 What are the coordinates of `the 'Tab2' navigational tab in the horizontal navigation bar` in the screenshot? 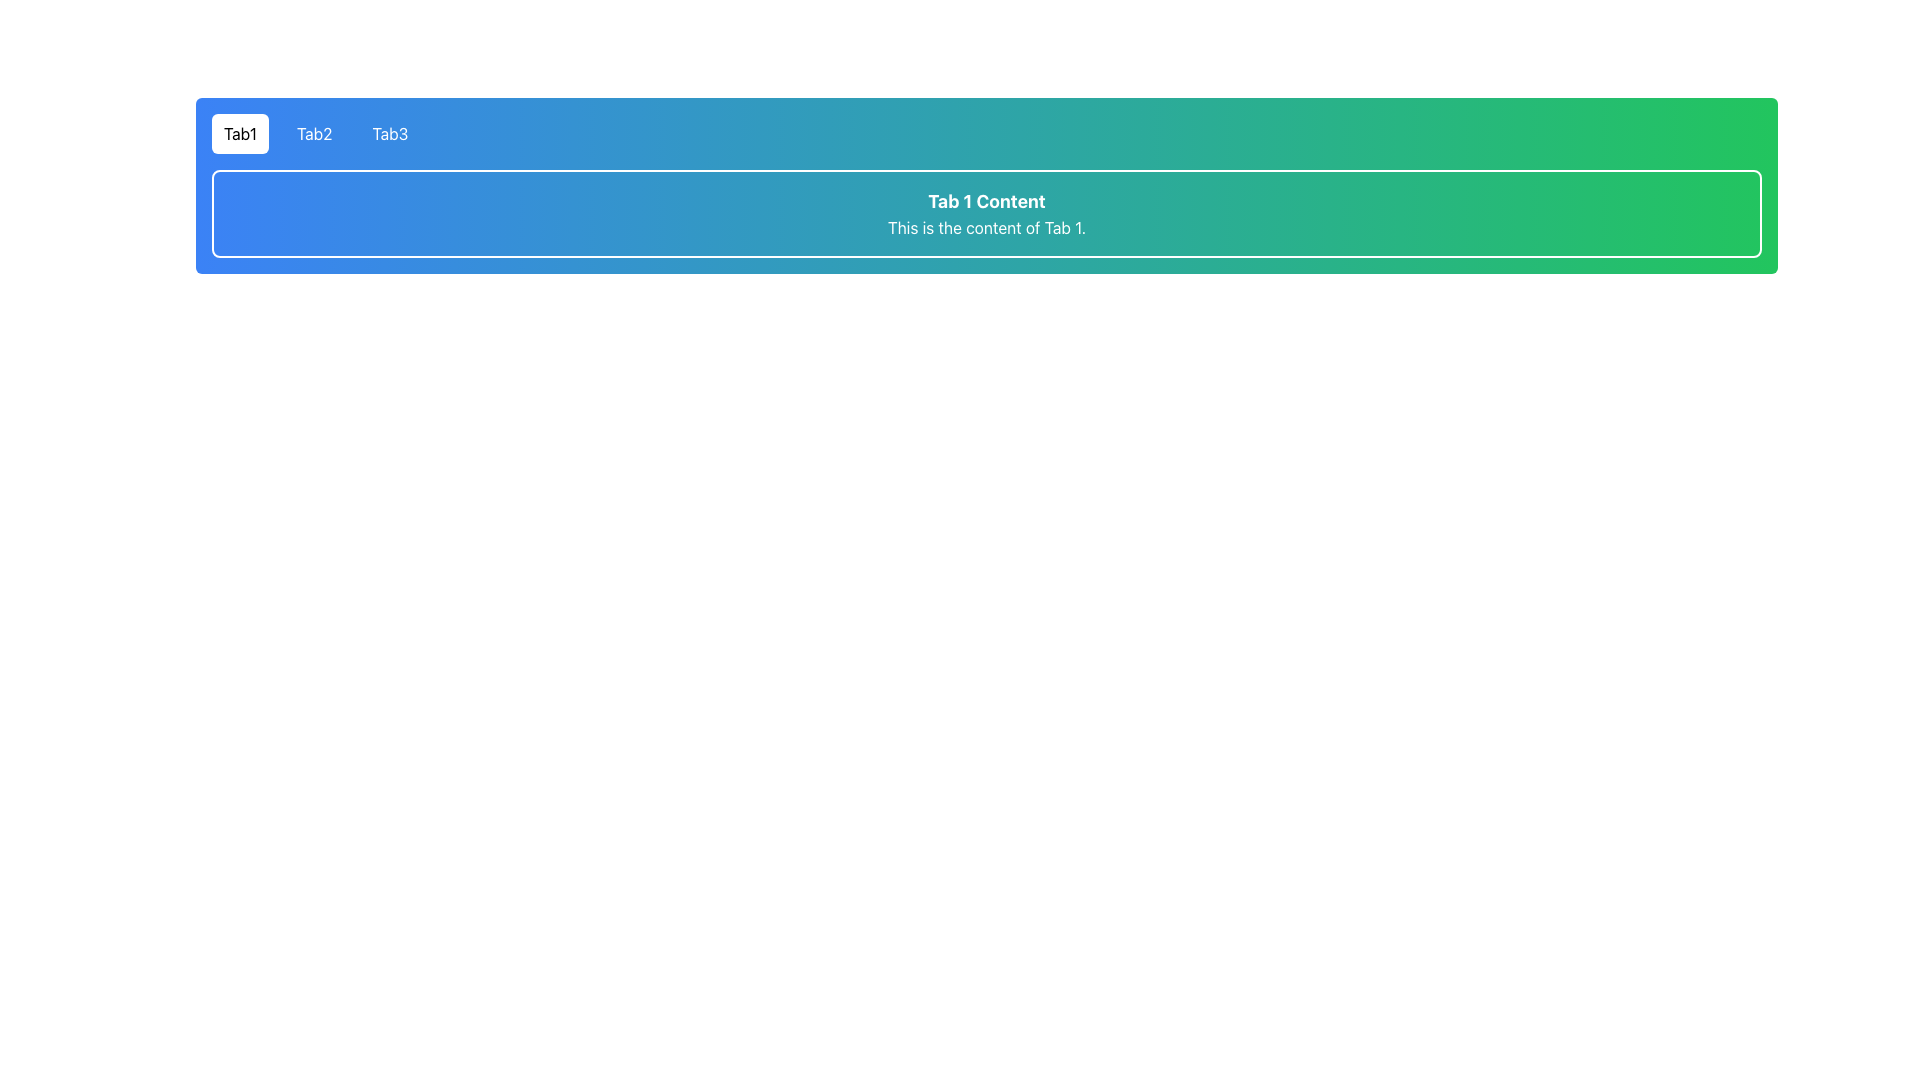 It's located at (313, 134).